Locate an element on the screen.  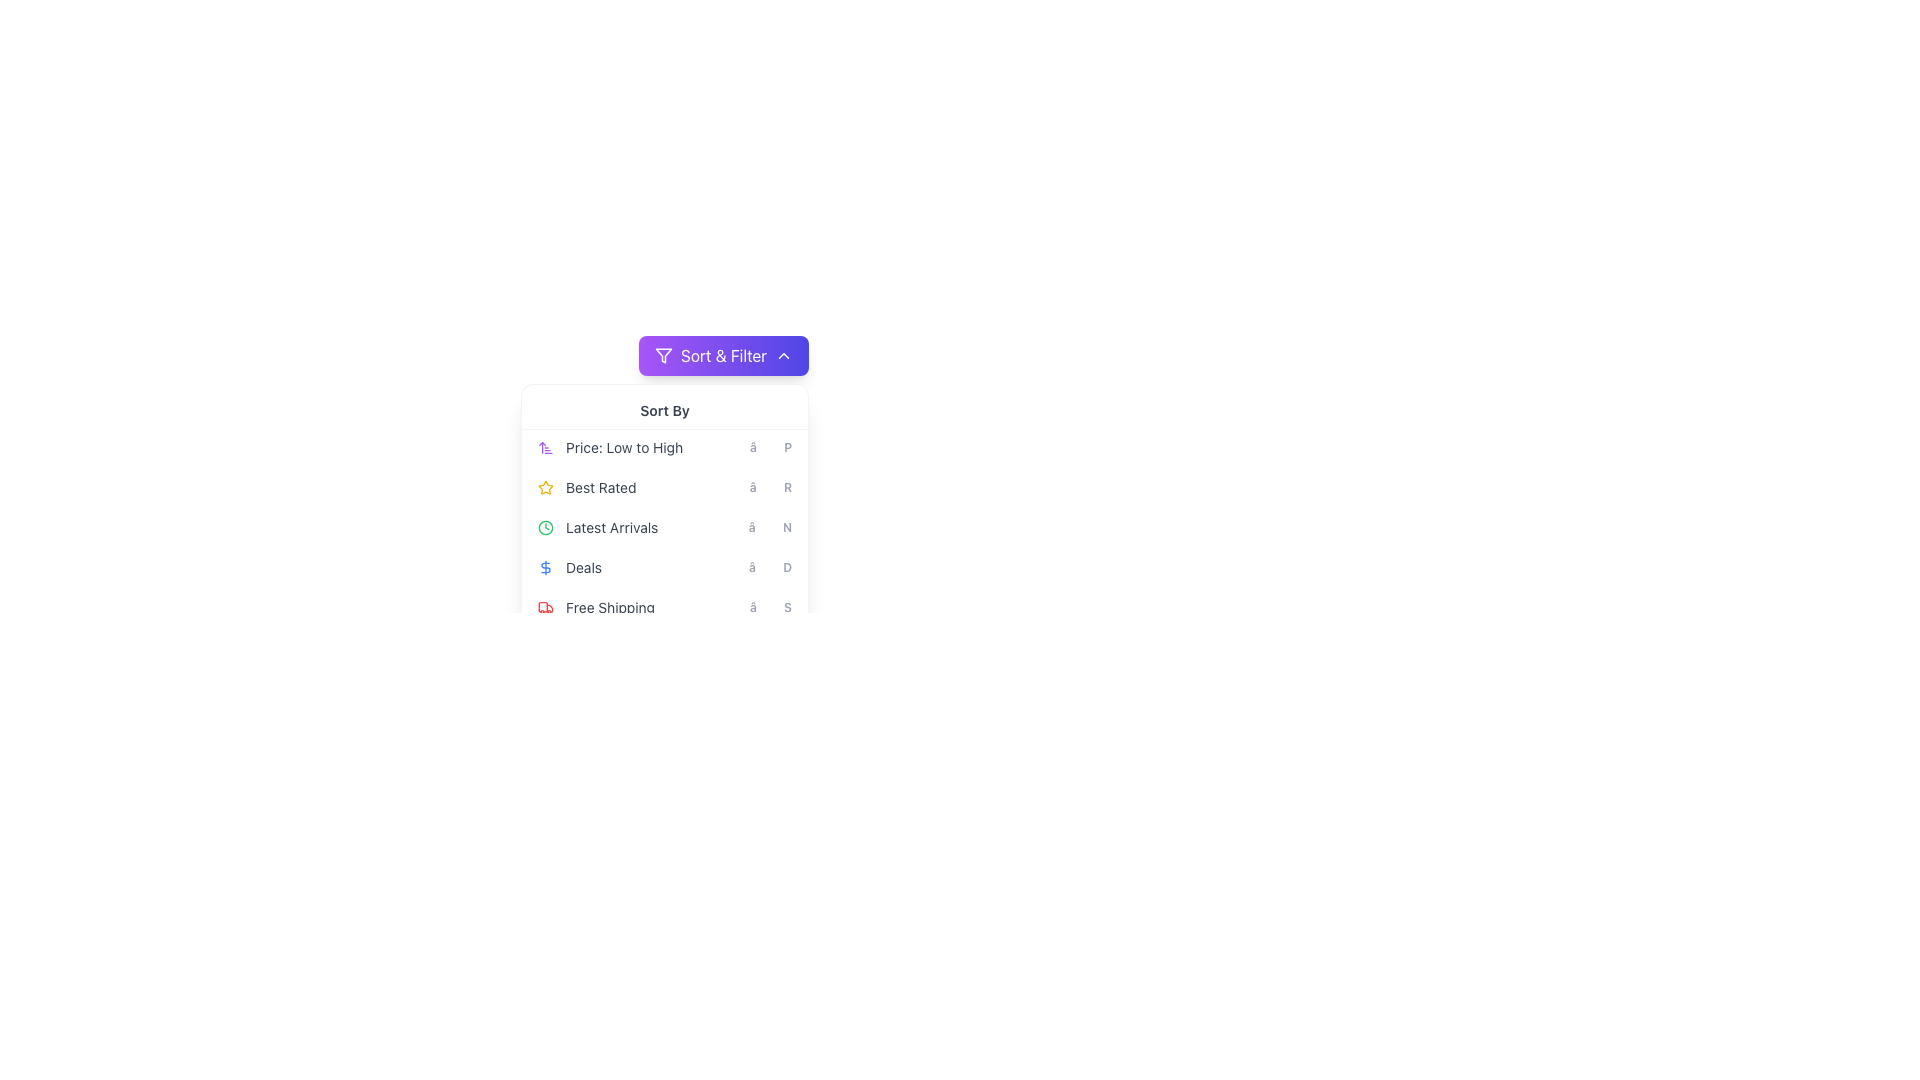
the 'Best Rated' selectable list item, which is the second item in the 'Sort By' section, positioned between 'Price: Low to High' and 'Latest Arrivals' is located at coordinates (665, 488).